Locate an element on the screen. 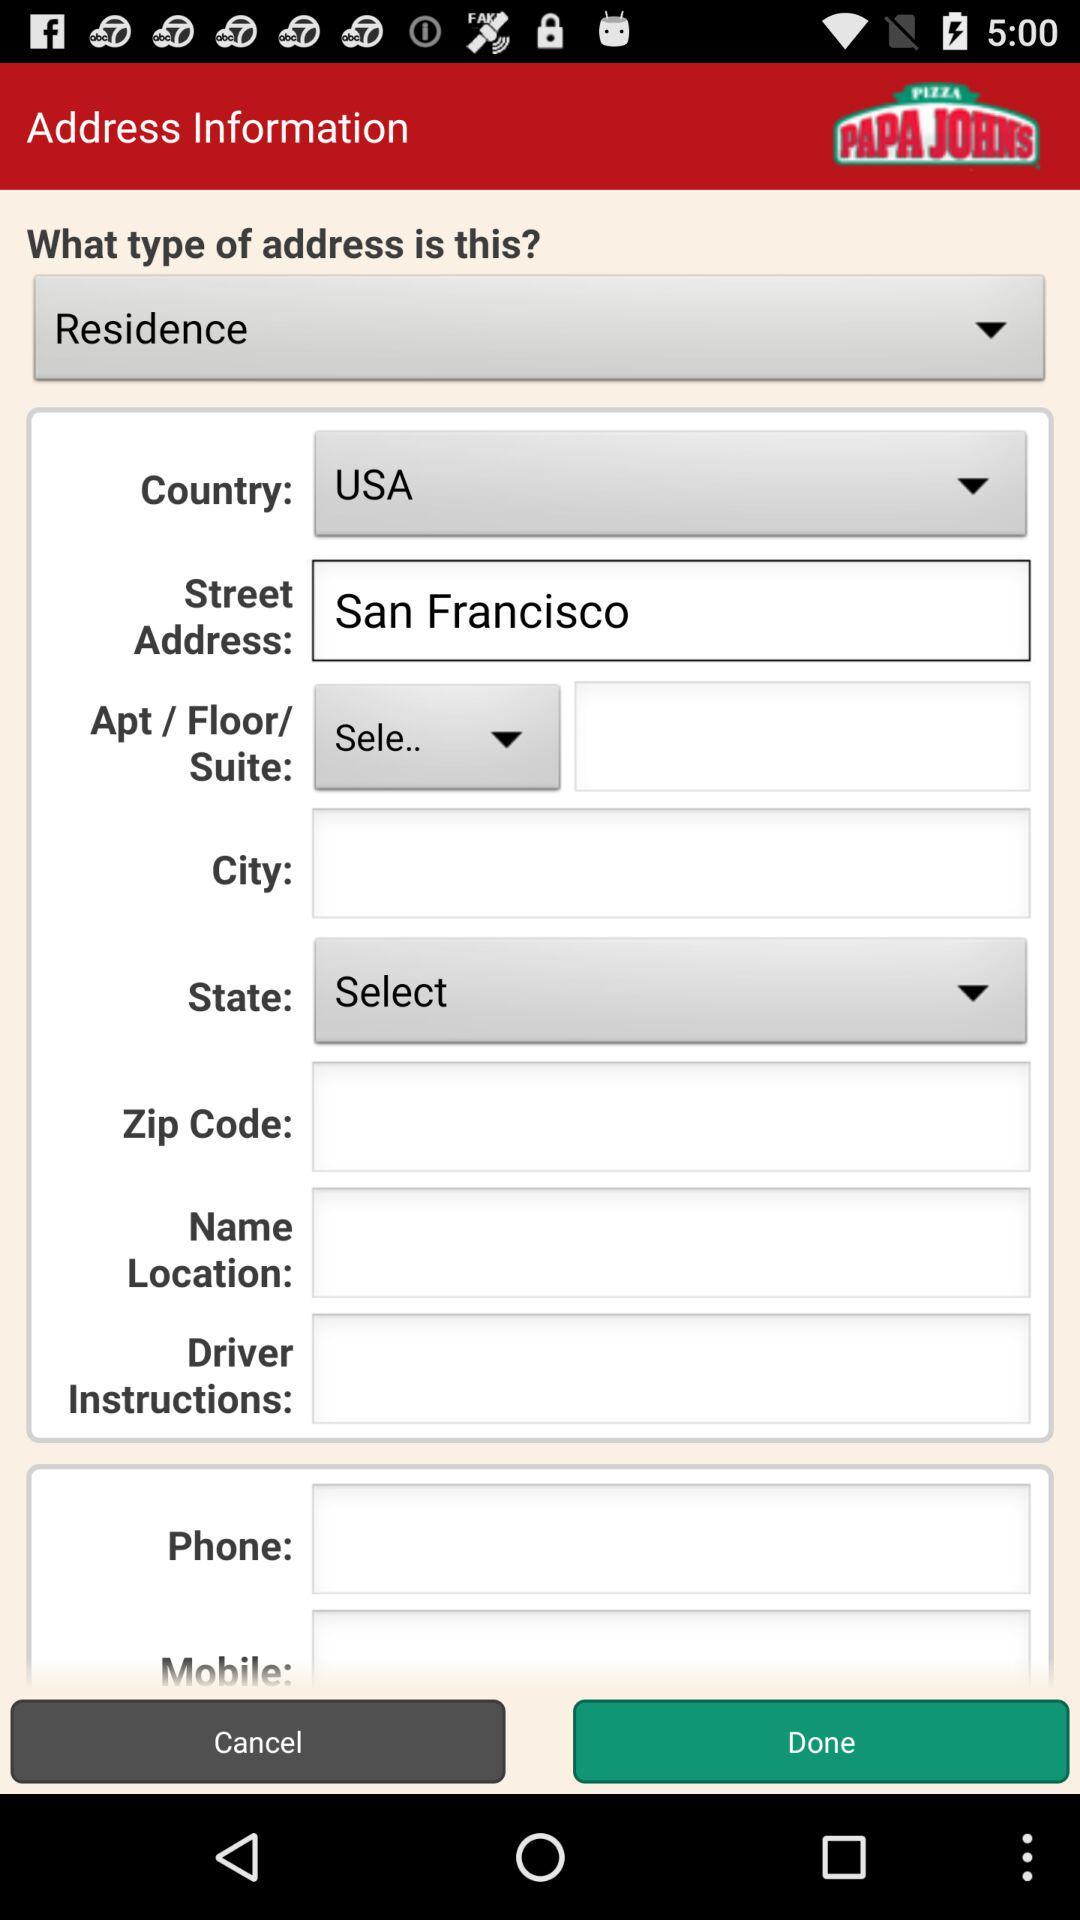  driver instructions is located at coordinates (671, 1373).